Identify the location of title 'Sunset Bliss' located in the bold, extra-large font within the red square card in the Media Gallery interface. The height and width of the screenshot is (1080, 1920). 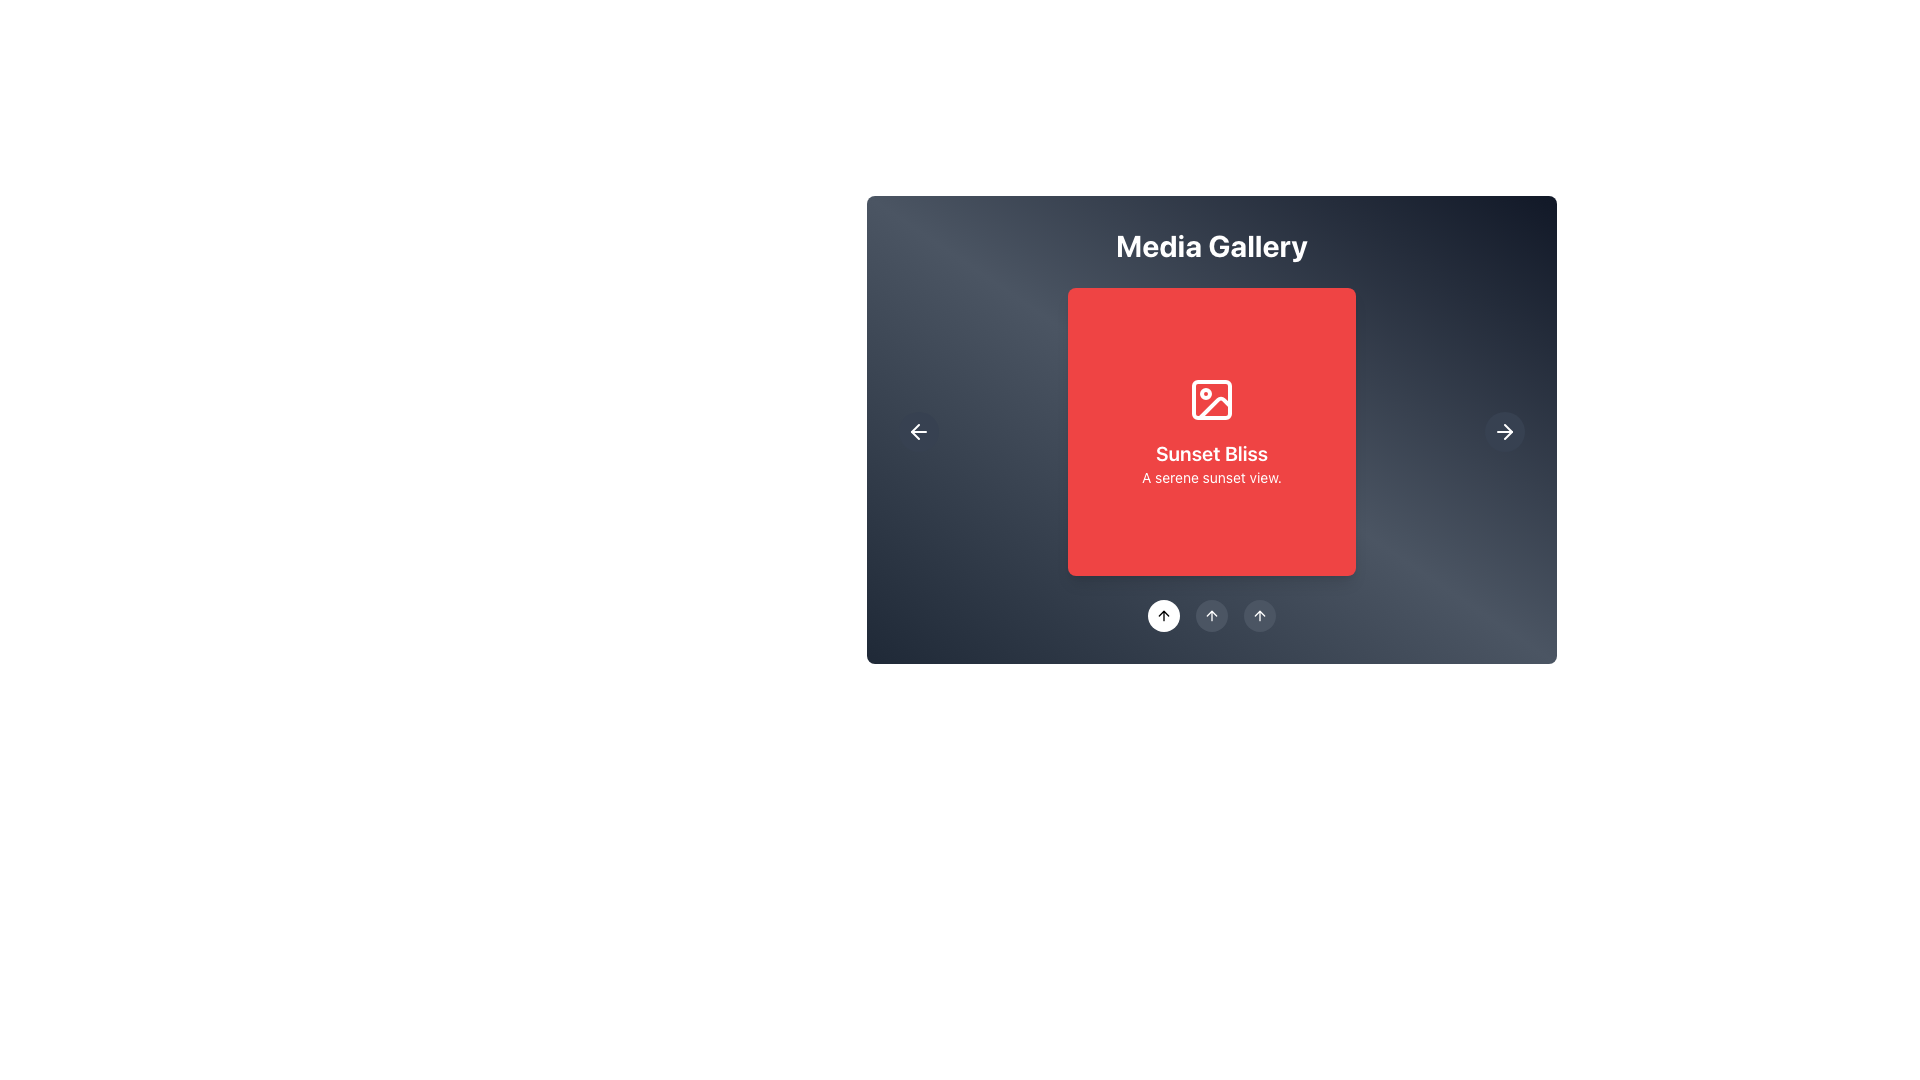
(1210, 454).